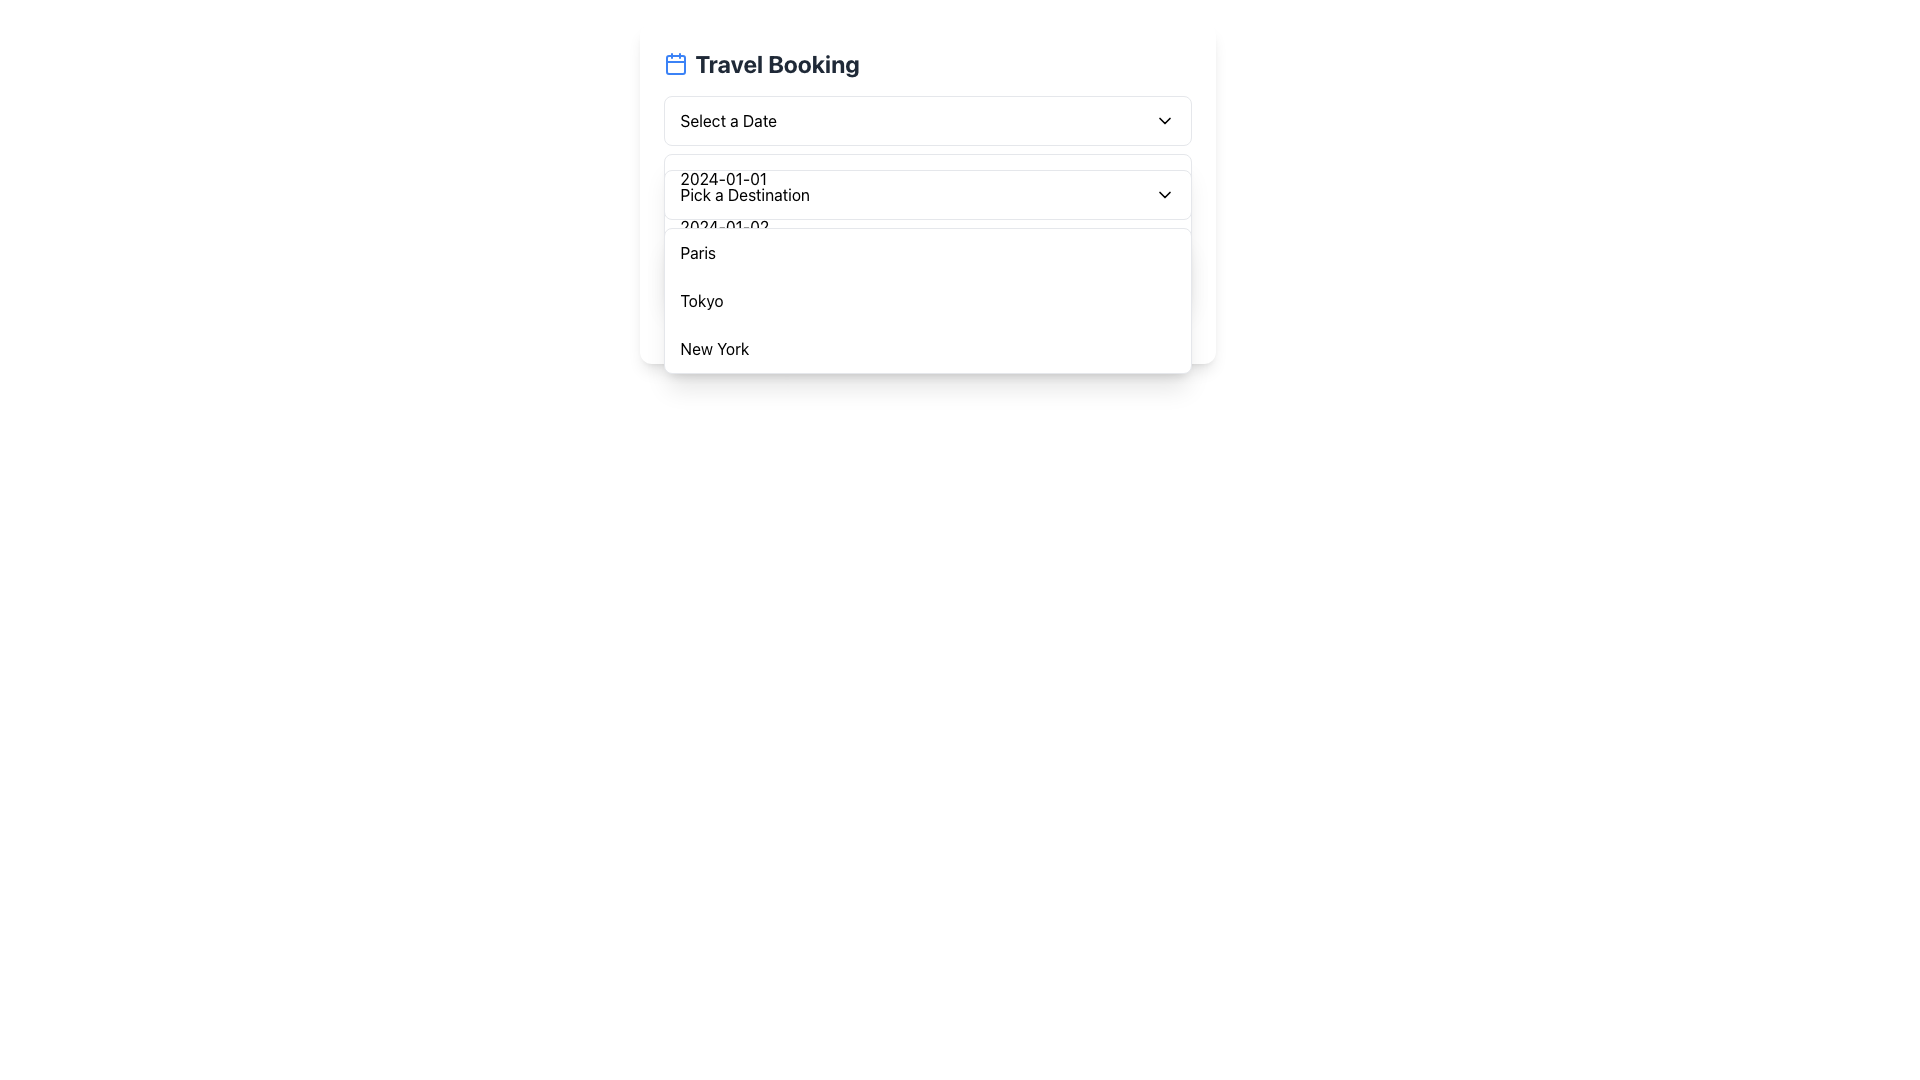 The width and height of the screenshot is (1920, 1080). Describe the element at coordinates (926, 347) in the screenshot. I see `the dropdown option labeled 'New York', which is the third option in the vertical dropdown list located beneath 'Tokyo'` at that location.